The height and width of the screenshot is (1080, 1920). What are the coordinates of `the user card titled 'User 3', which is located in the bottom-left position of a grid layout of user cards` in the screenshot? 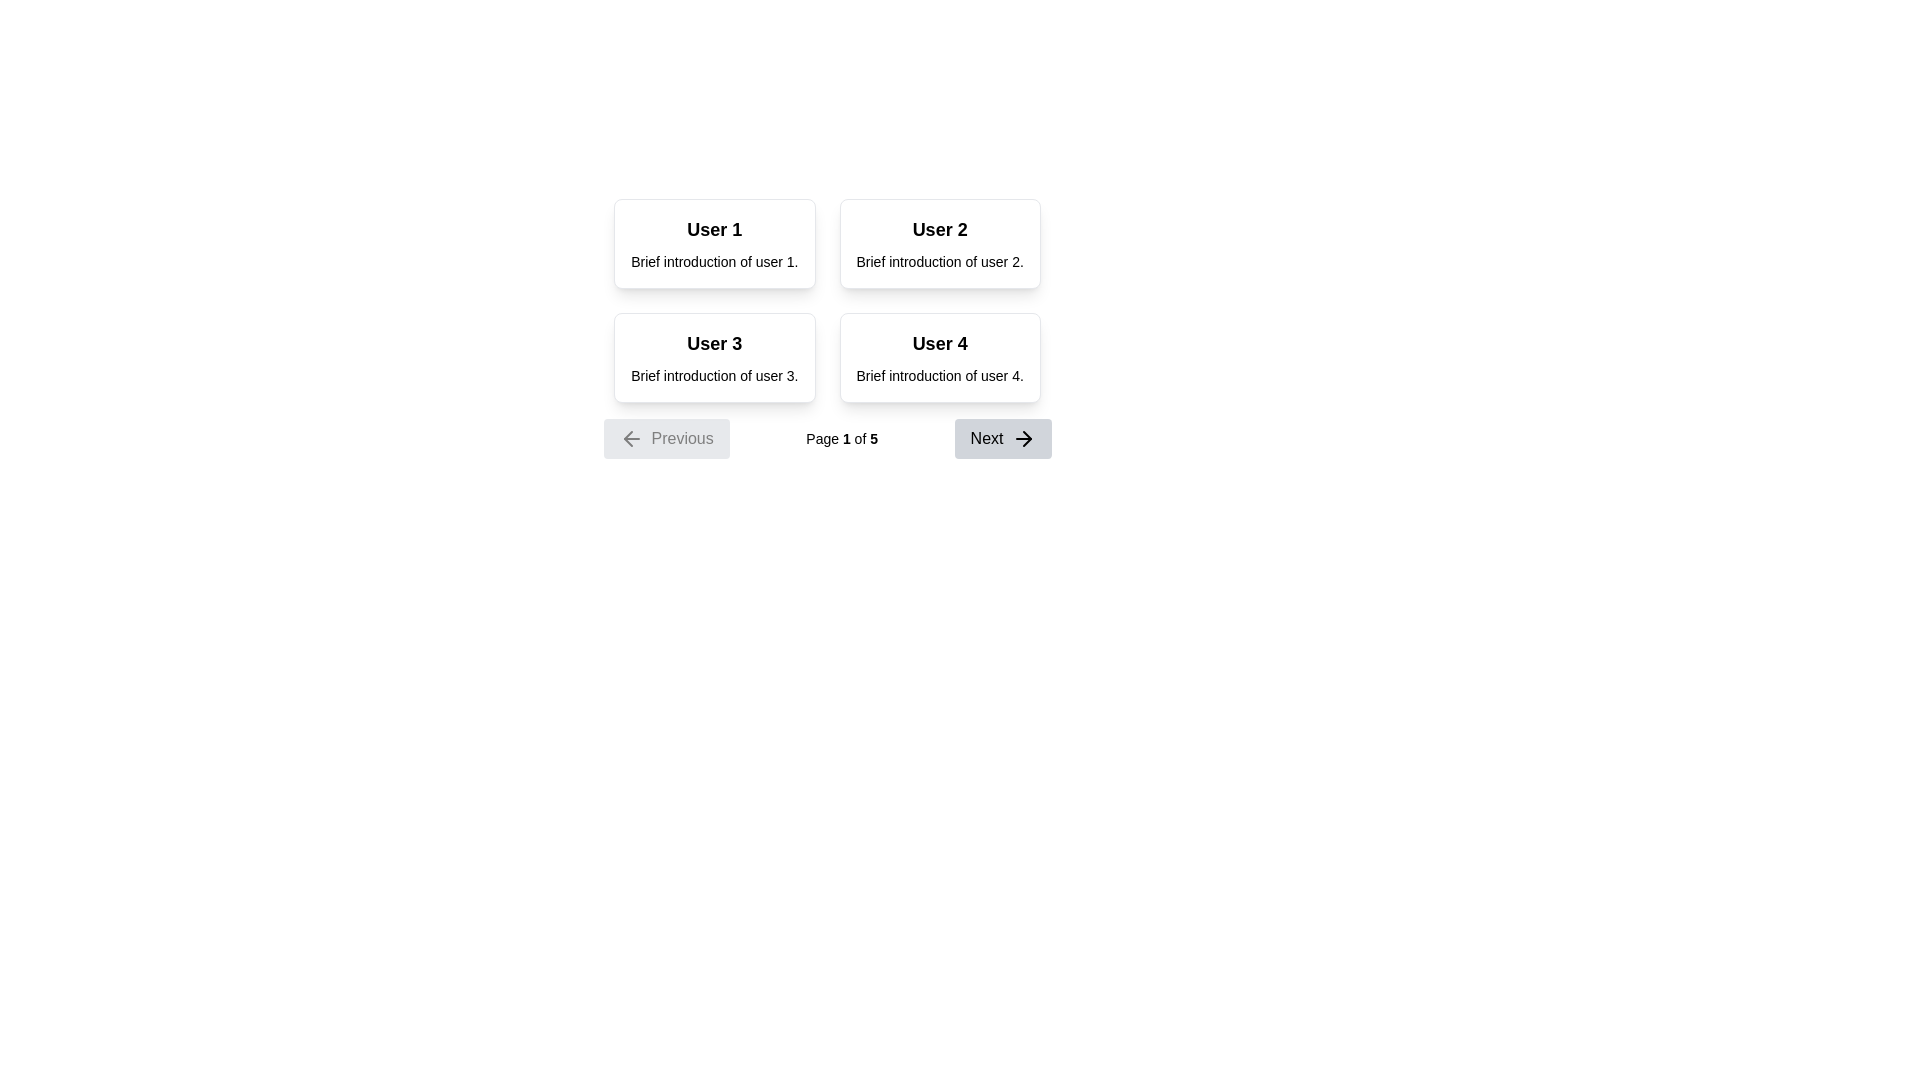 It's located at (714, 342).